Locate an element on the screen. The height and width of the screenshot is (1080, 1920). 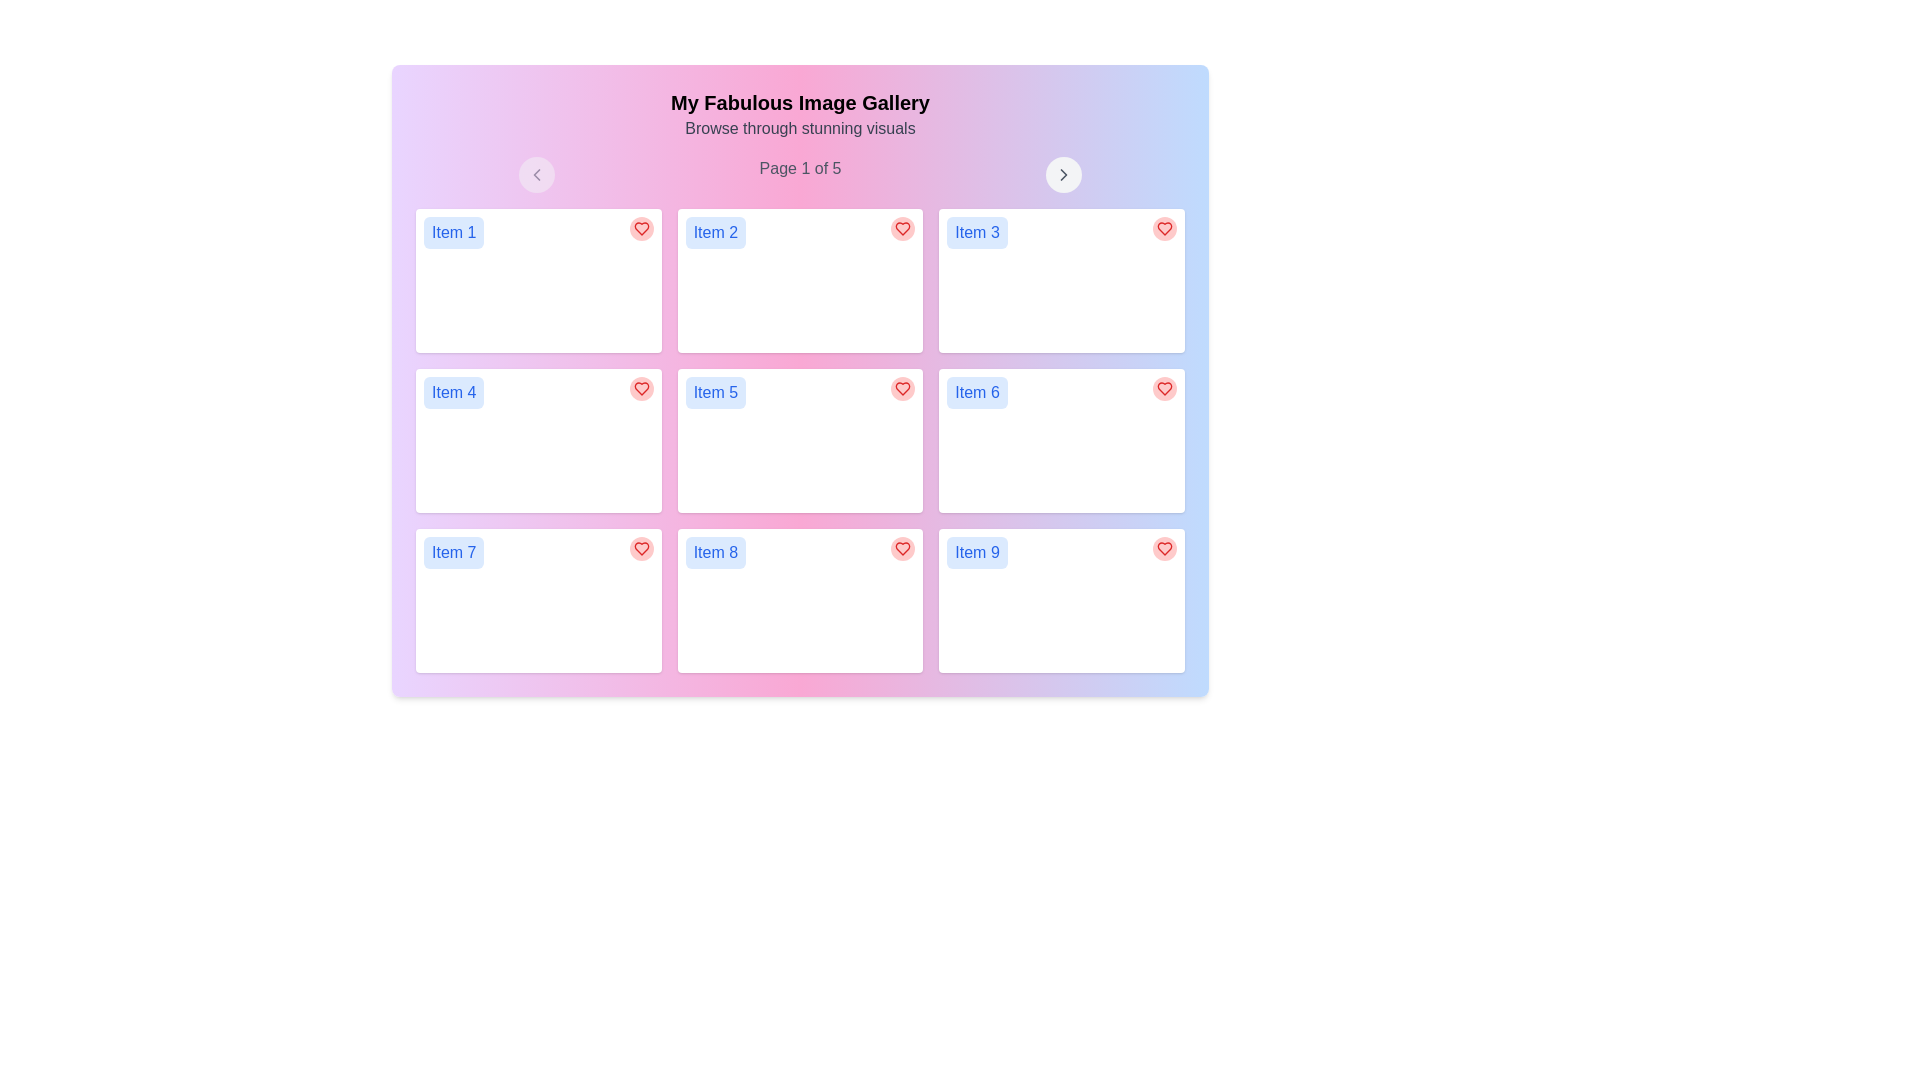
the 'like' or 'favorite' icon located in the top-right corner of the grid item labeled 'Item 5' within the SVG graphic in the image gallery is located at coordinates (902, 389).